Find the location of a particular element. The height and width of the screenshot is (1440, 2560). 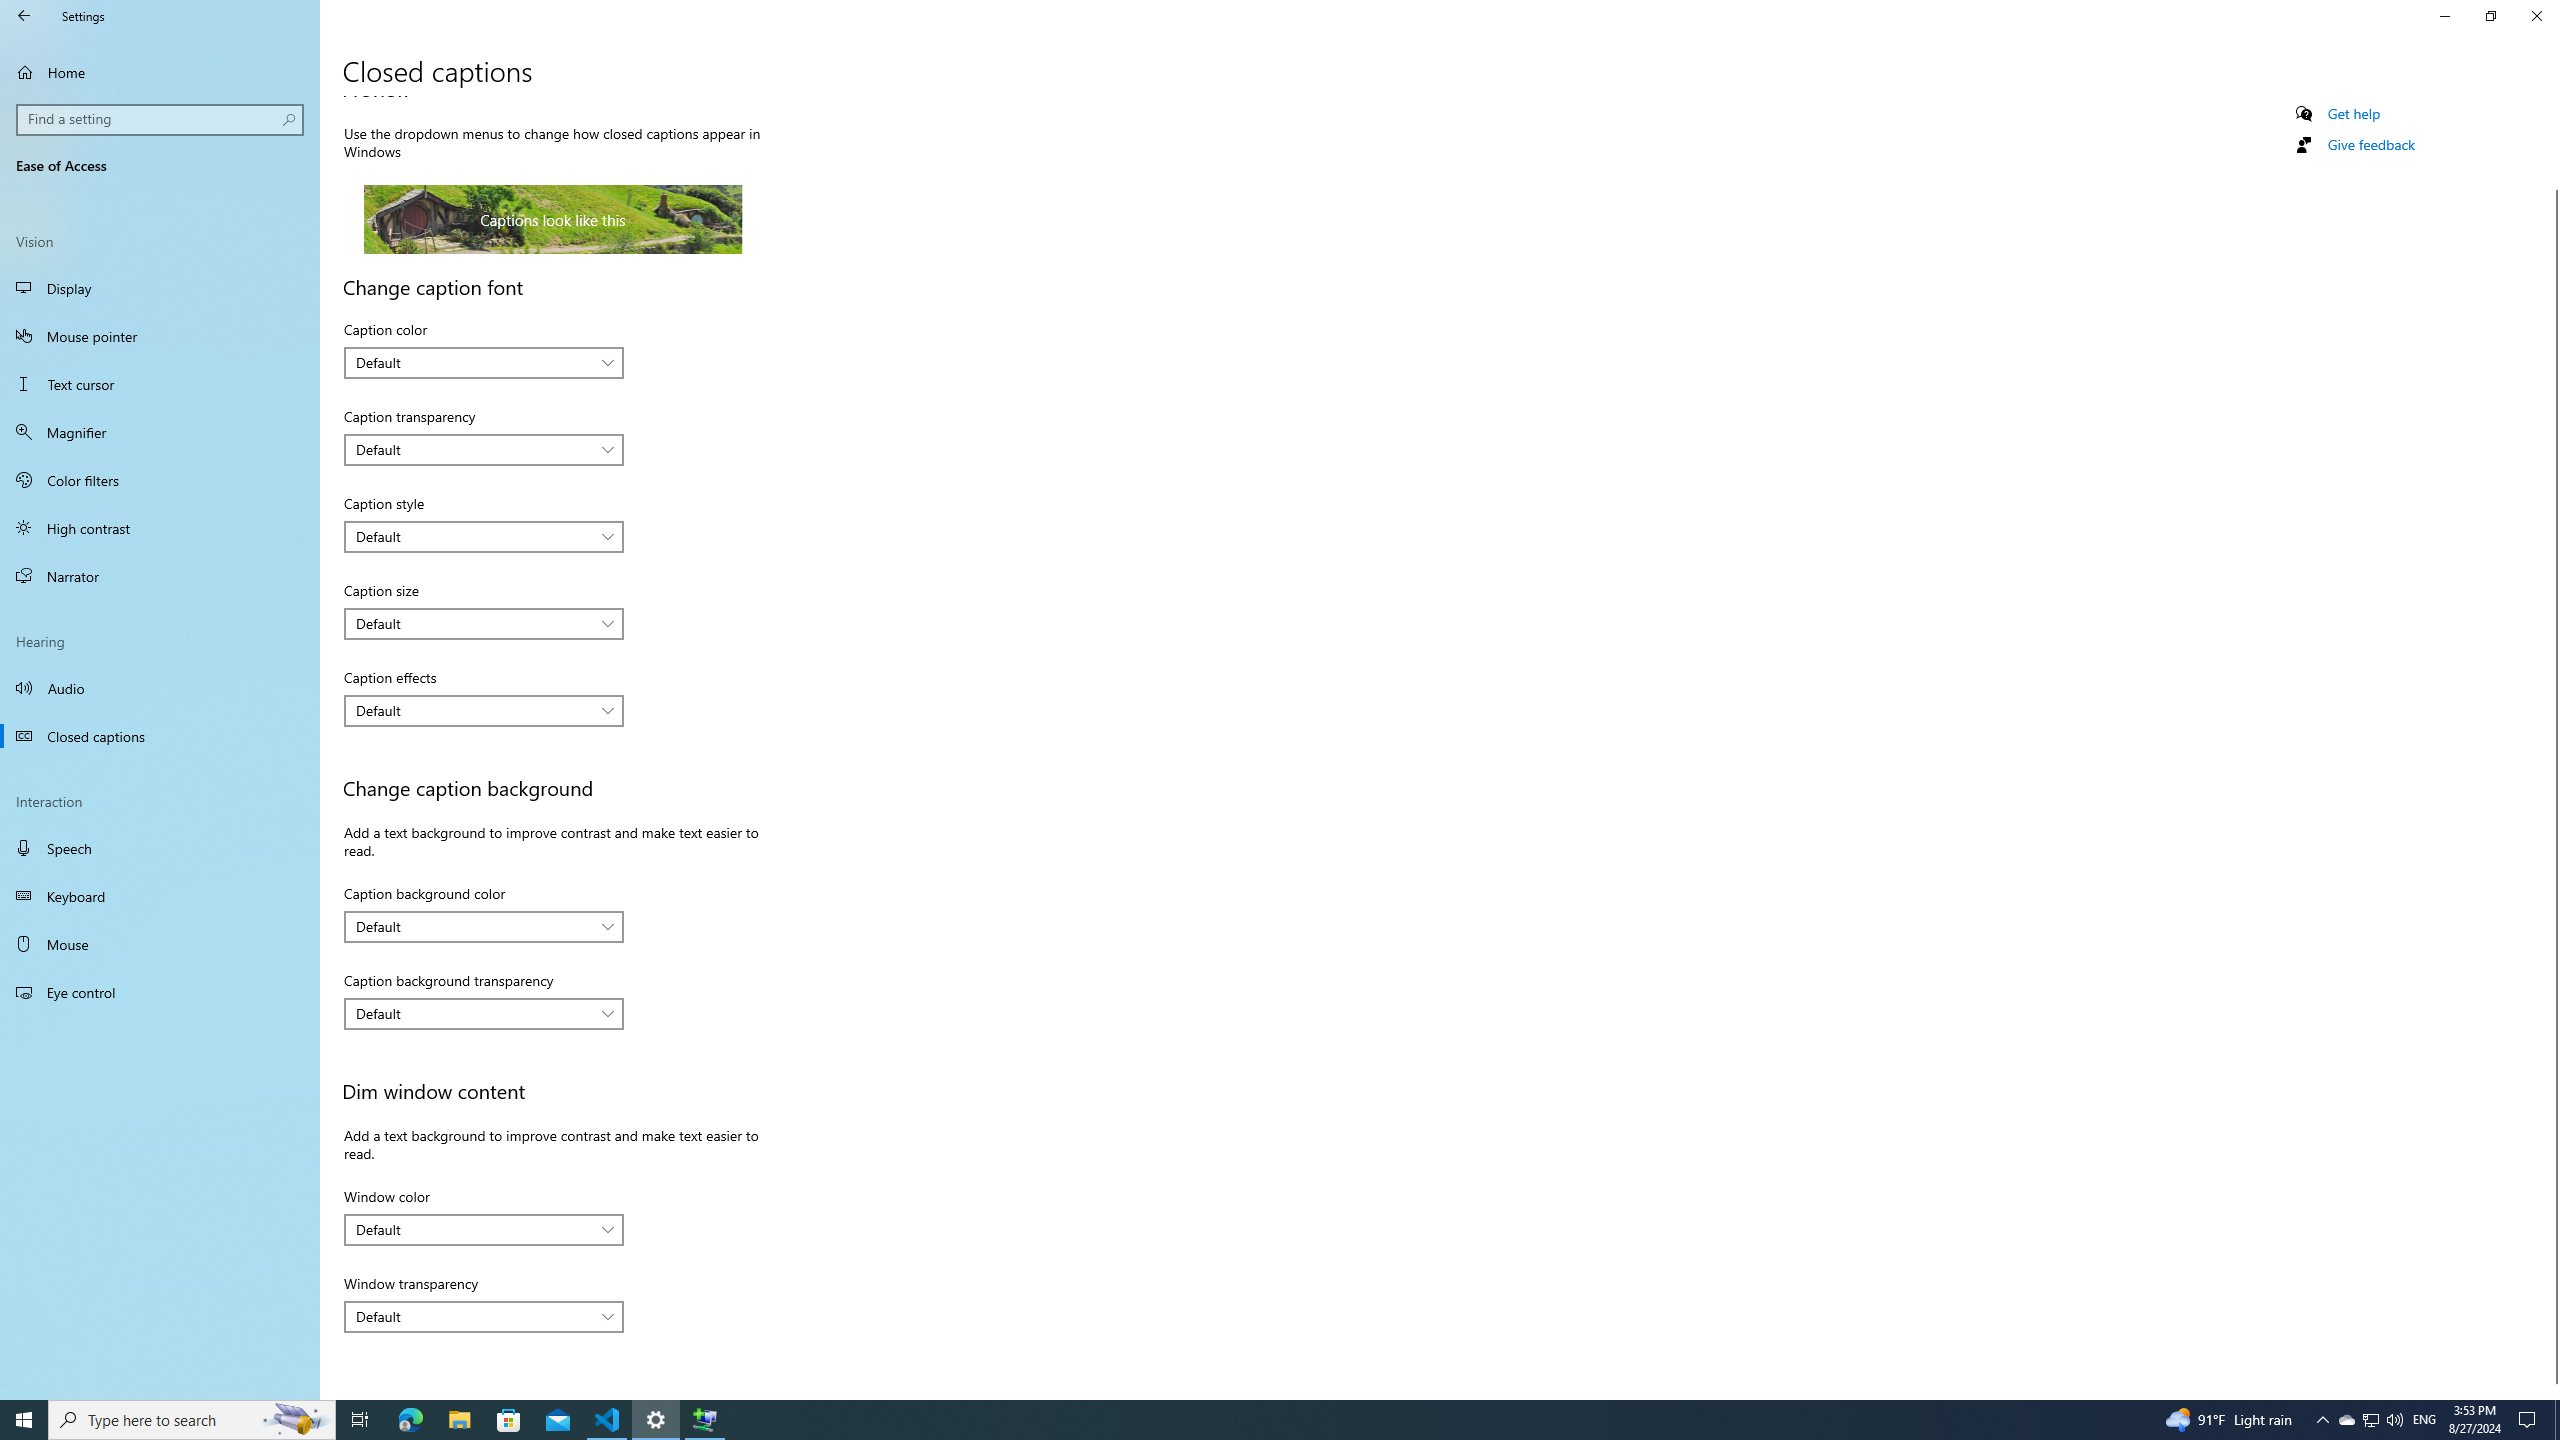

'Running applications' is located at coordinates (1242, 1418).